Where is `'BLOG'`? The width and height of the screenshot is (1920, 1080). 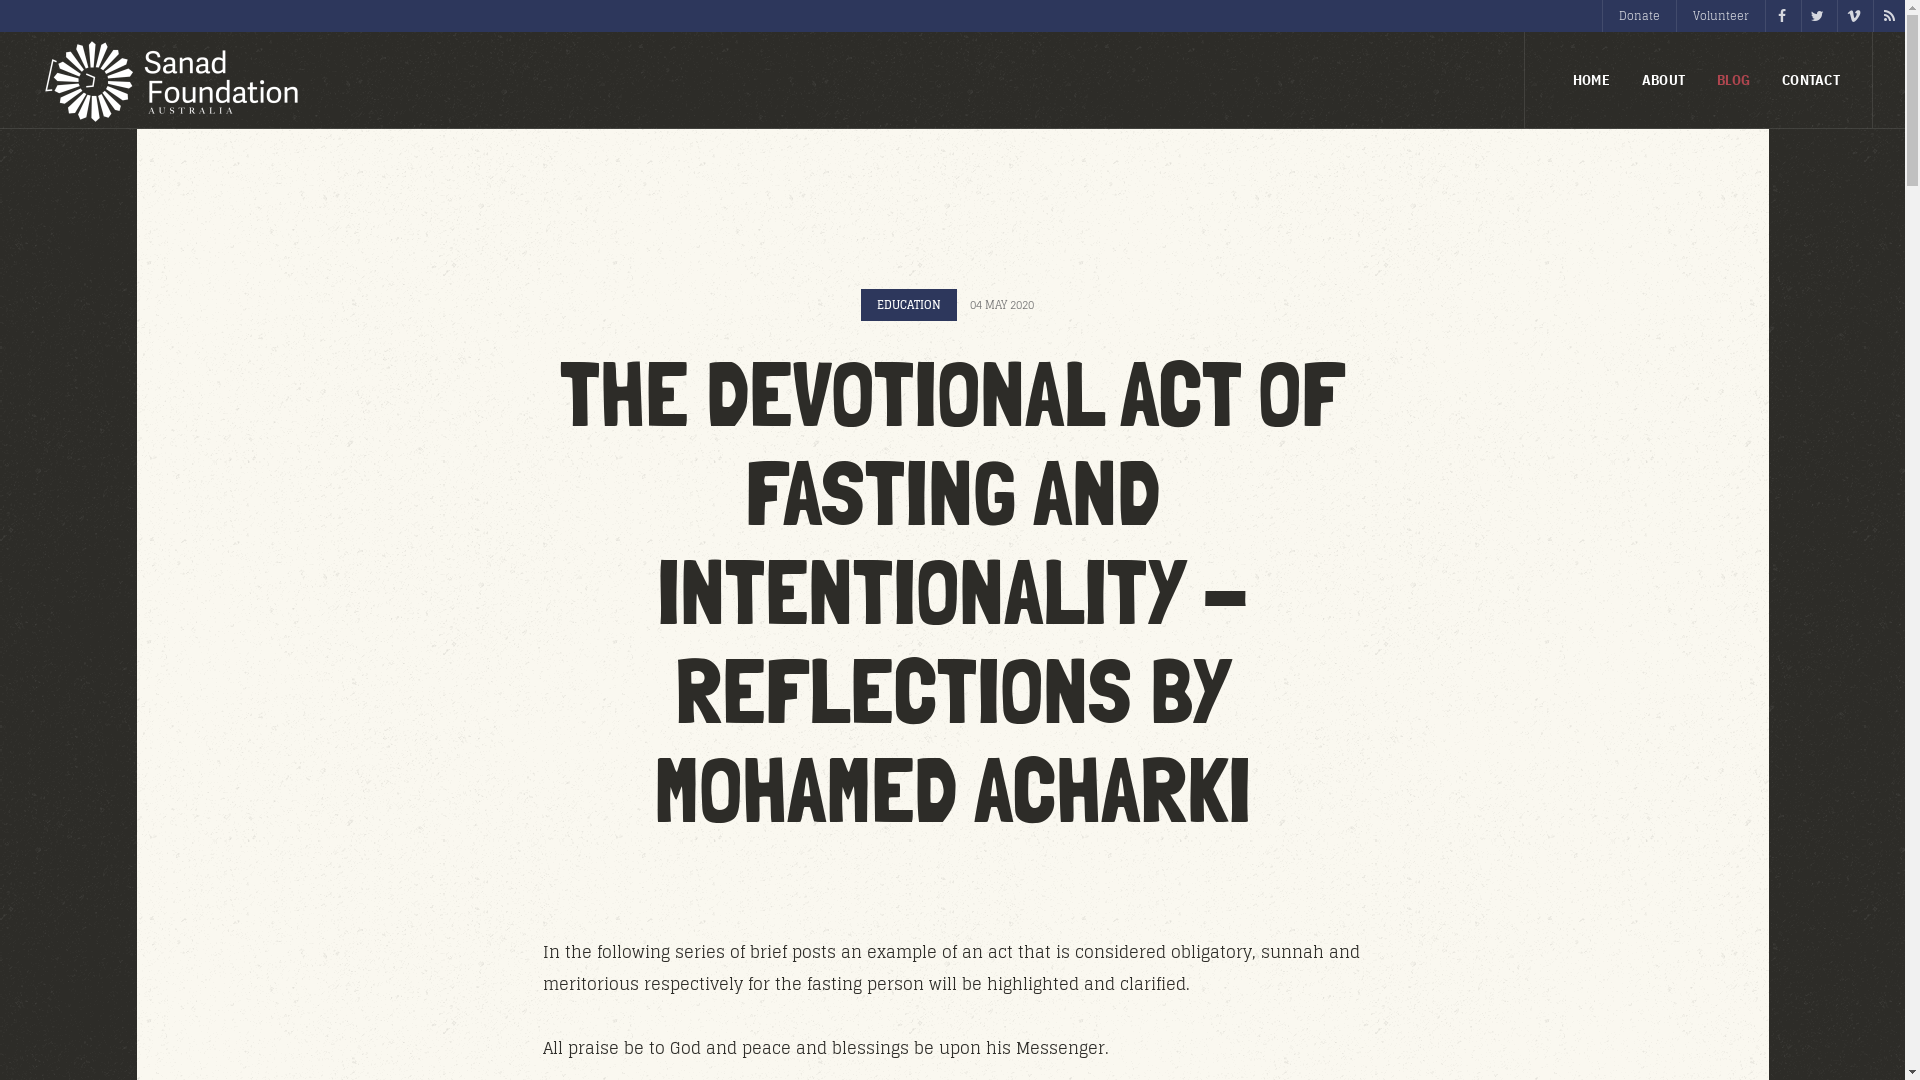 'BLOG' is located at coordinates (1732, 79).